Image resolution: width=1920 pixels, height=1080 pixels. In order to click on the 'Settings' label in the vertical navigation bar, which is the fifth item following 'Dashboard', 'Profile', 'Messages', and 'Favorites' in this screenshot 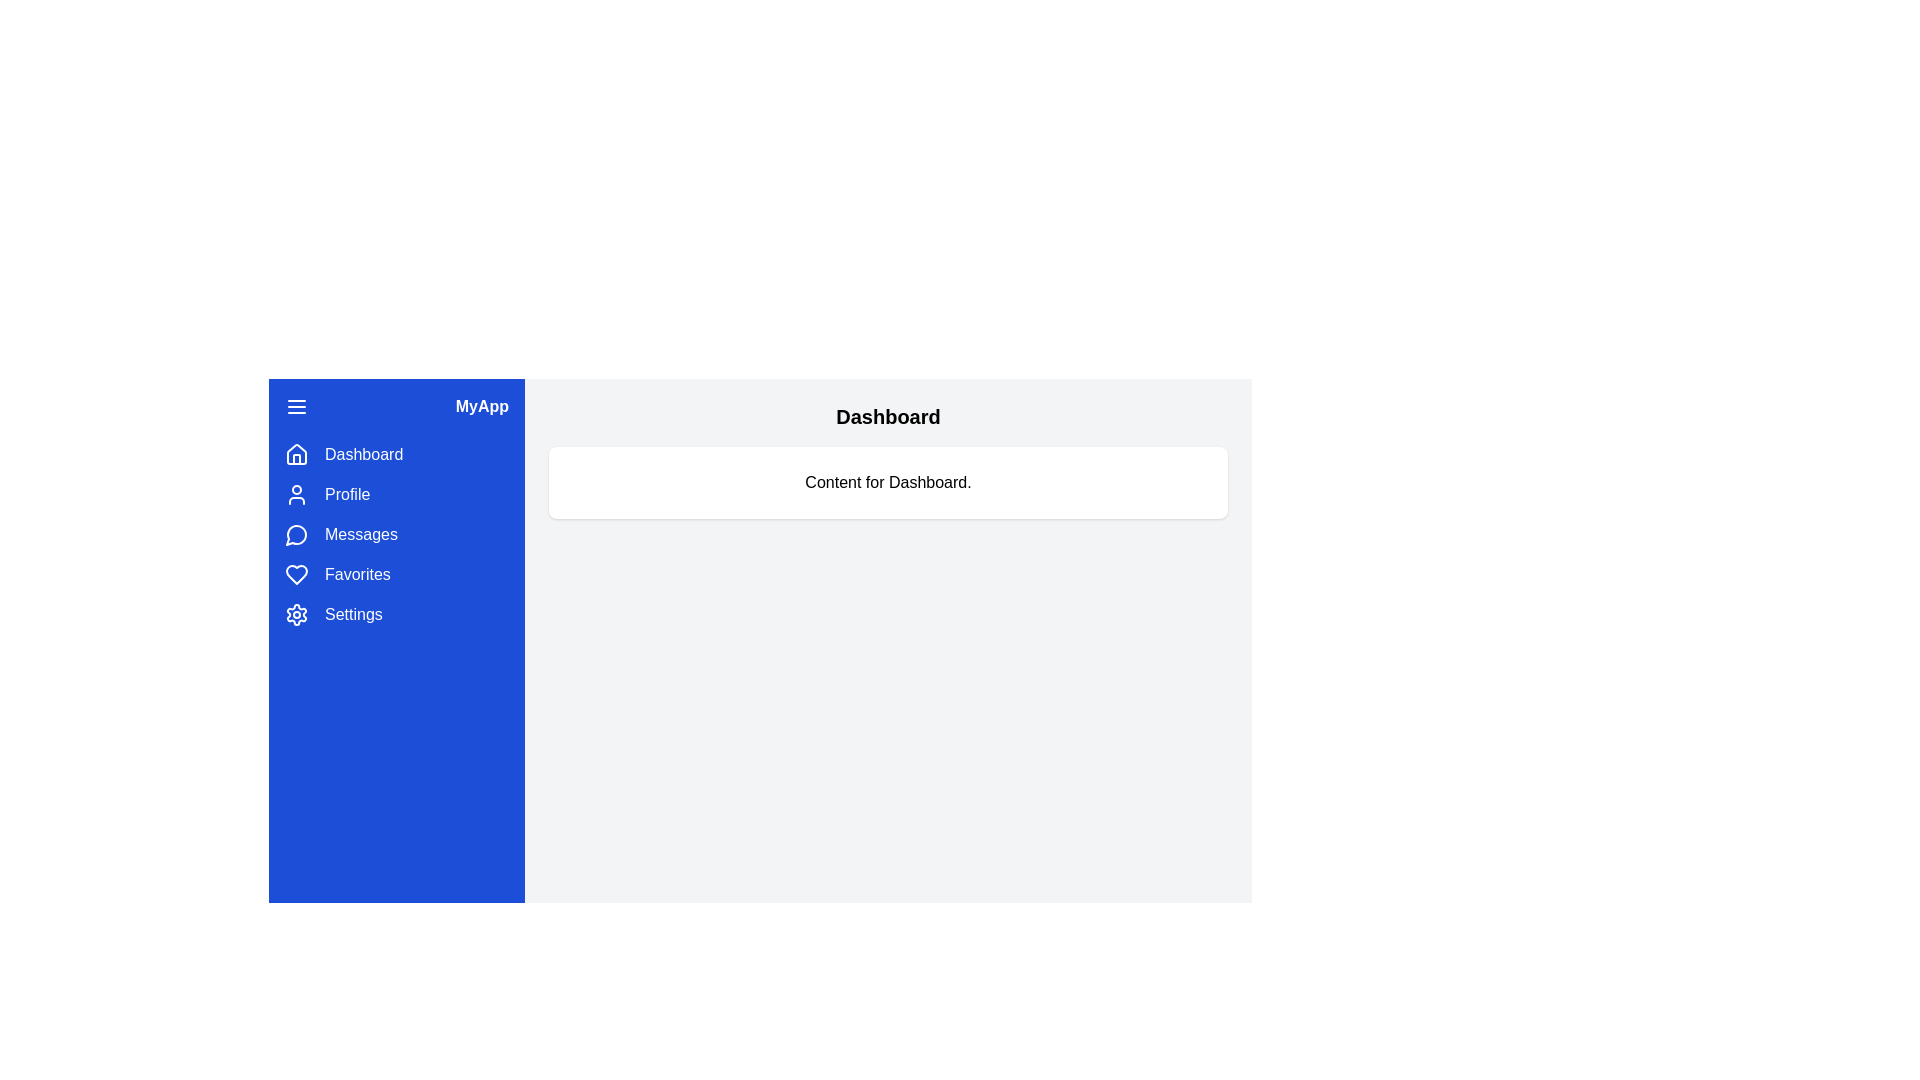, I will do `click(353, 613)`.